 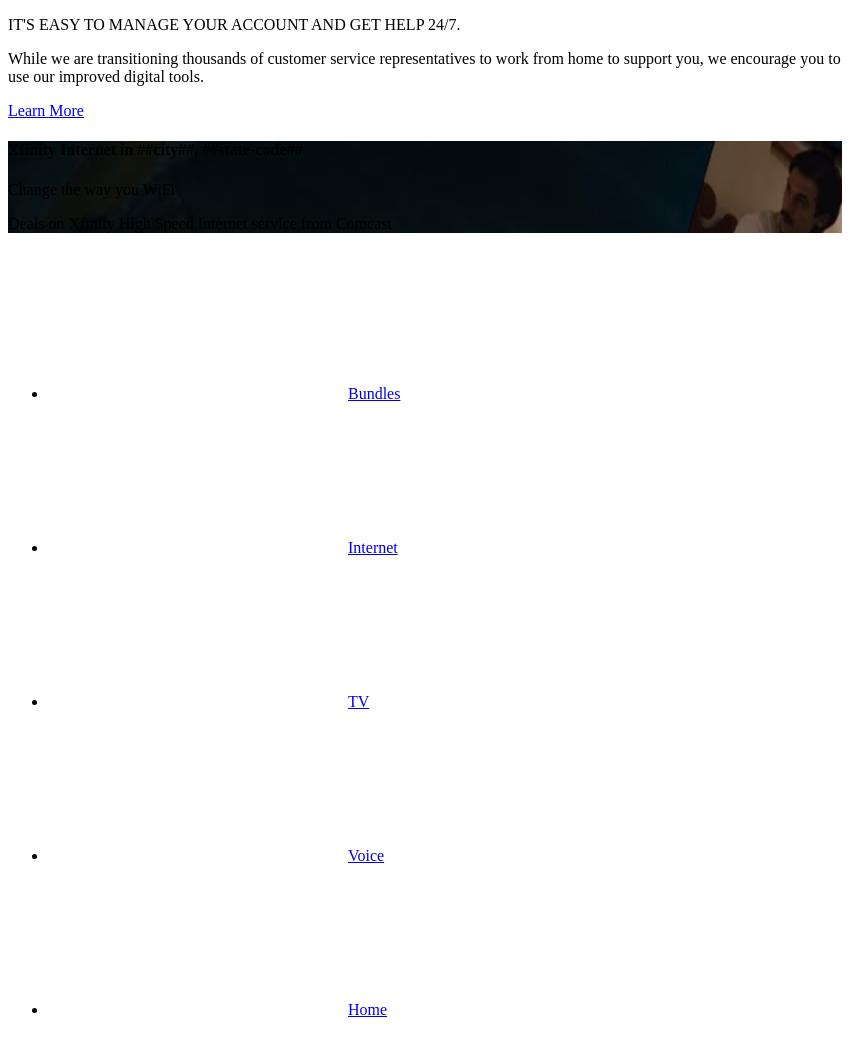 I want to click on 'Voice', so click(x=365, y=854).